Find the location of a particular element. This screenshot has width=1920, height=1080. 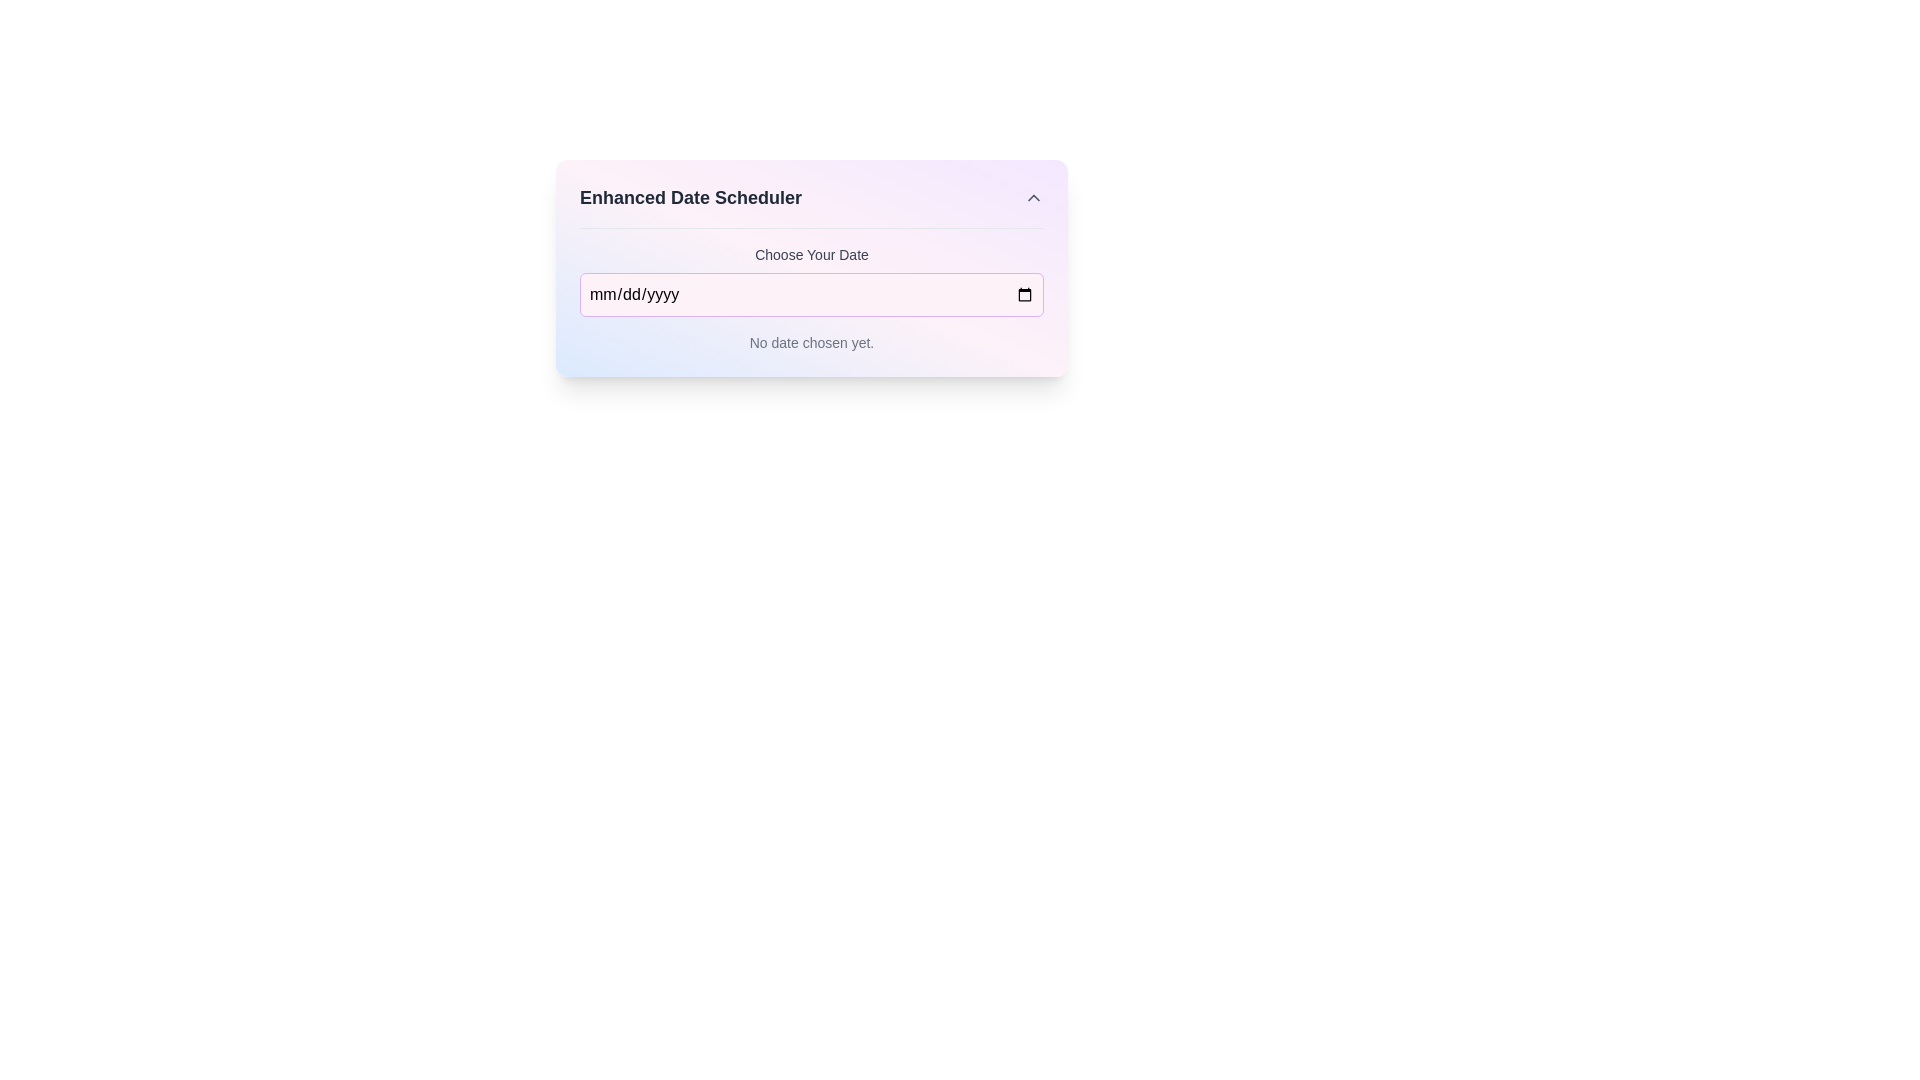

the static text element displaying 'No date chosen yet.' which provides feedback related to date selection is located at coordinates (811, 342).